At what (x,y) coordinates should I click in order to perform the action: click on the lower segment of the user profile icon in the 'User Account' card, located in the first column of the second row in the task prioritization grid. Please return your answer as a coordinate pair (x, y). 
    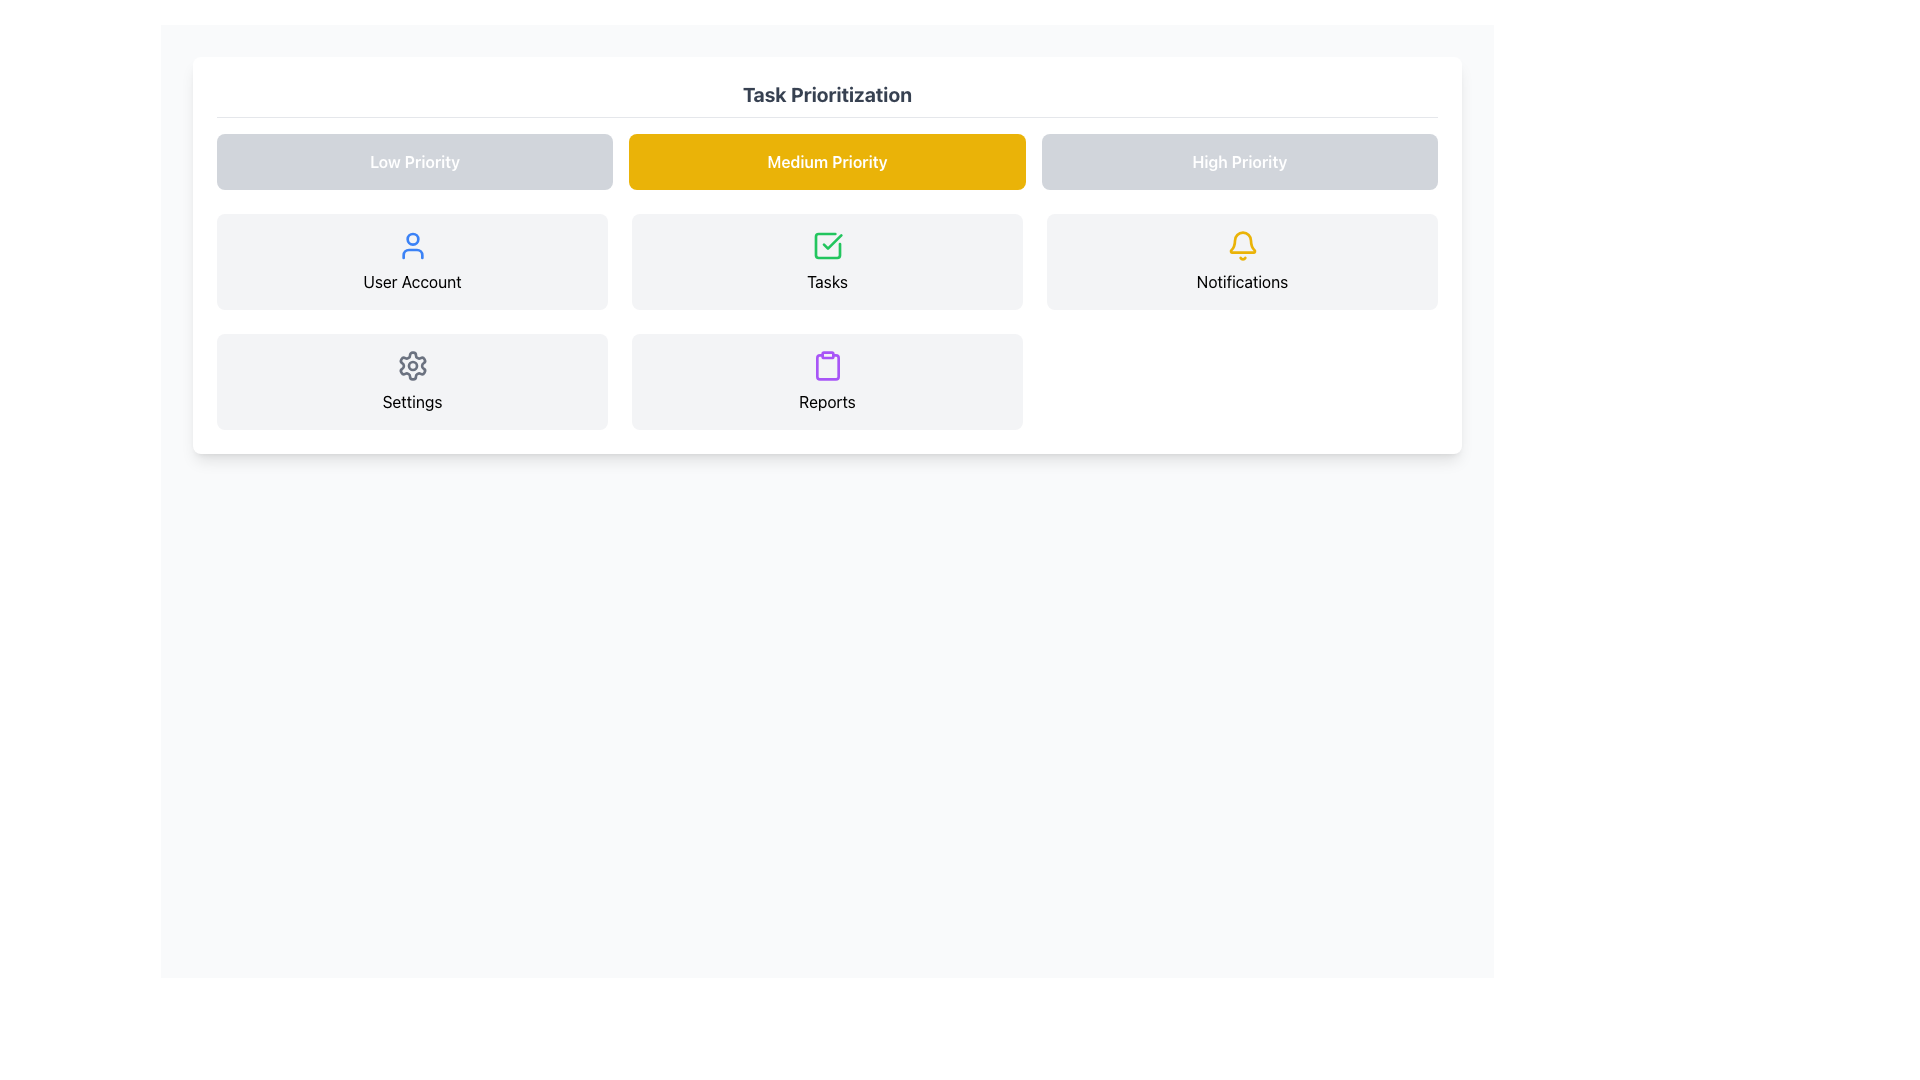
    Looking at the image, I should click on (411, 253).